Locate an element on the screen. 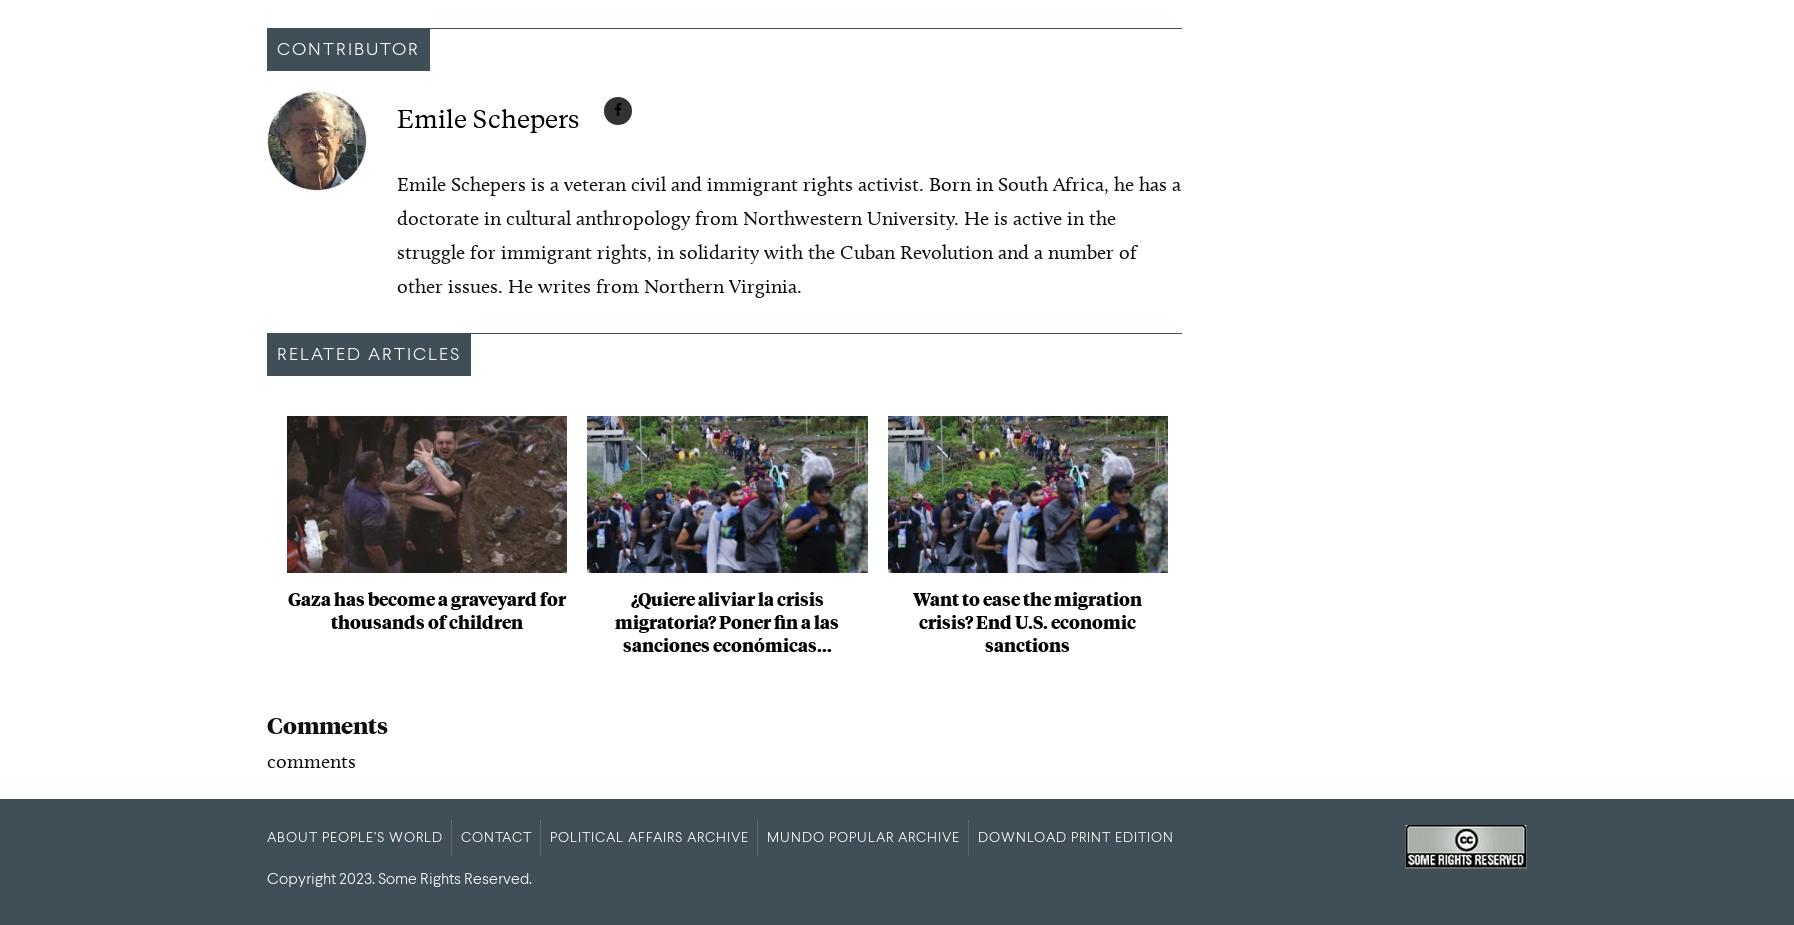 The image size is (1794, 925). 'Download Print Edition' is located at coordinates (1075, 837).